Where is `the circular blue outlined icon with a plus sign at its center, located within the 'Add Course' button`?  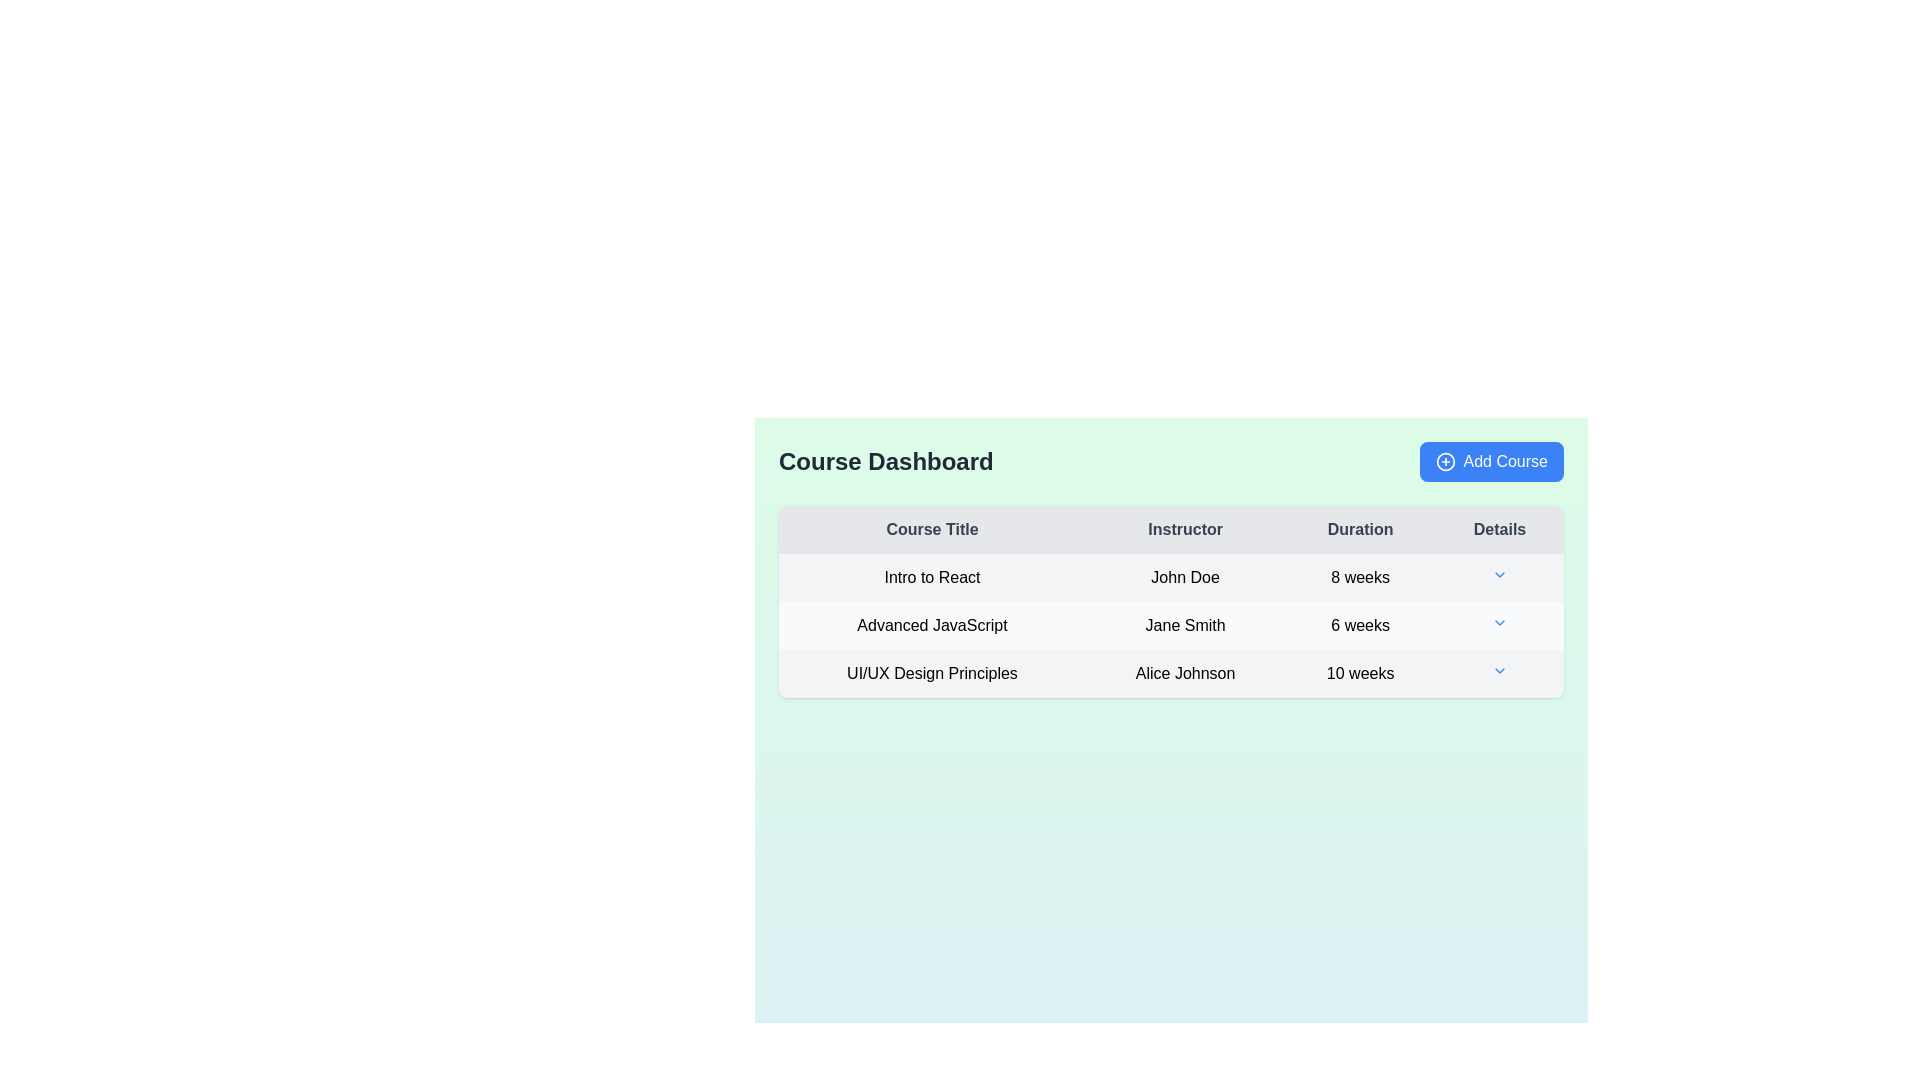 the circular blue outlined icon with a plus sign at its center, located within the 'Add Course' button is located at coordinates (1445, 462).